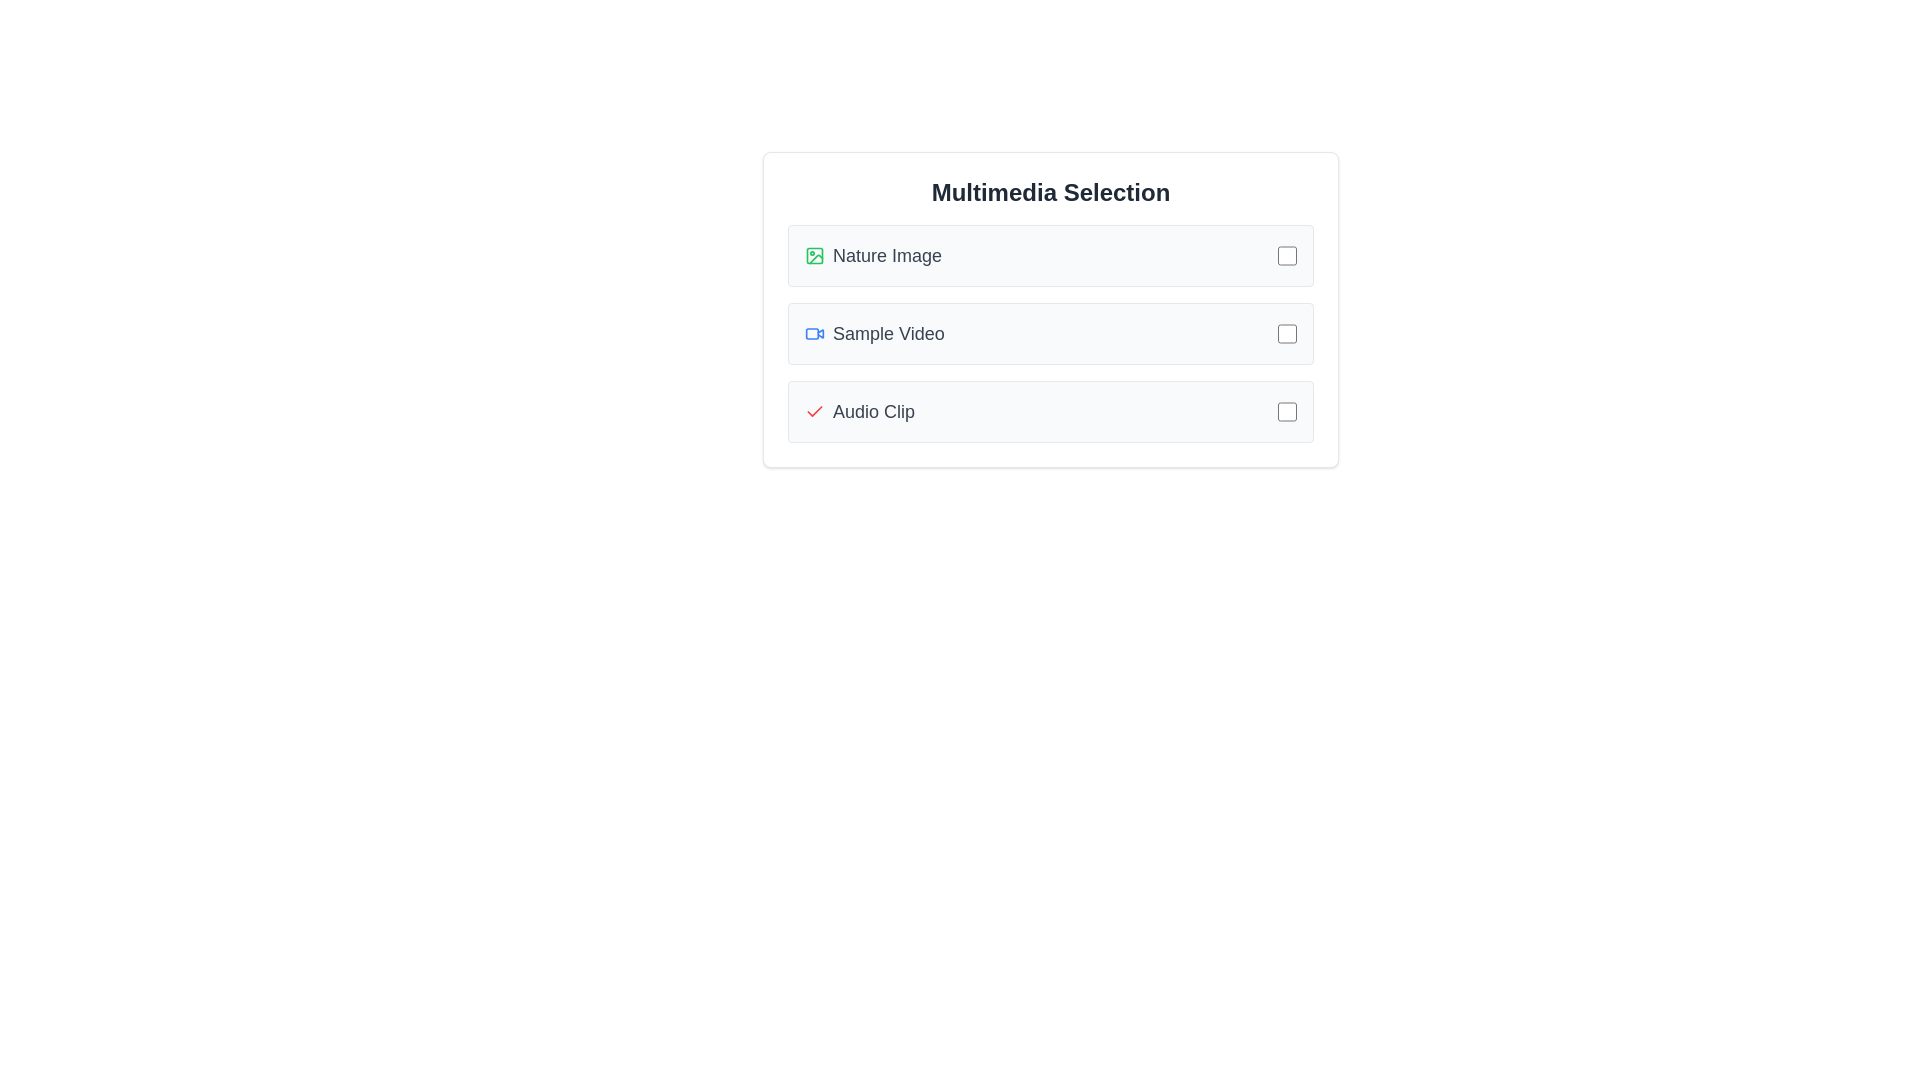 The image size is (1920, 1080). I want to click on the checkbox associated with the 'Audio Clip' multimedia item, so click(1287, 411).